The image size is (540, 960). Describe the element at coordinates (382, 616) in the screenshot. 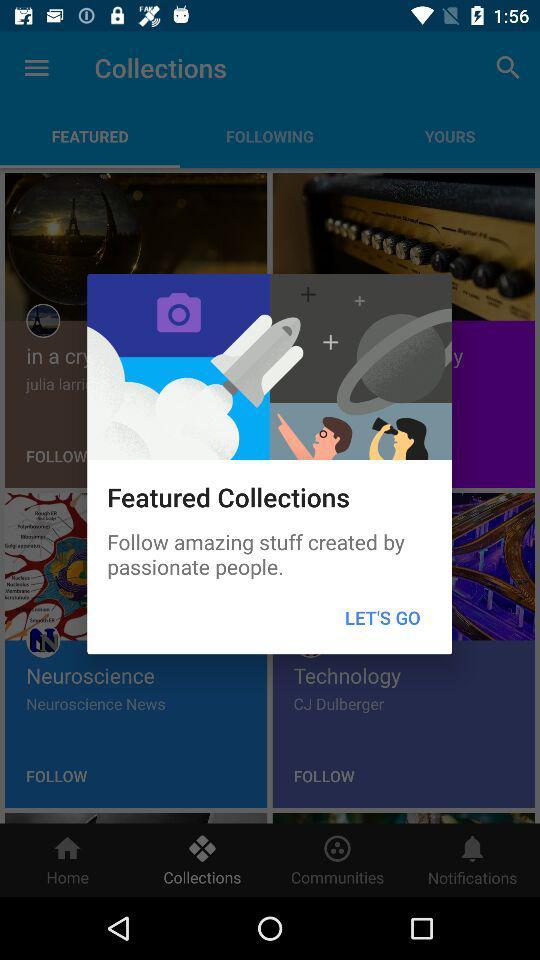

I see `let's go item` at that location.